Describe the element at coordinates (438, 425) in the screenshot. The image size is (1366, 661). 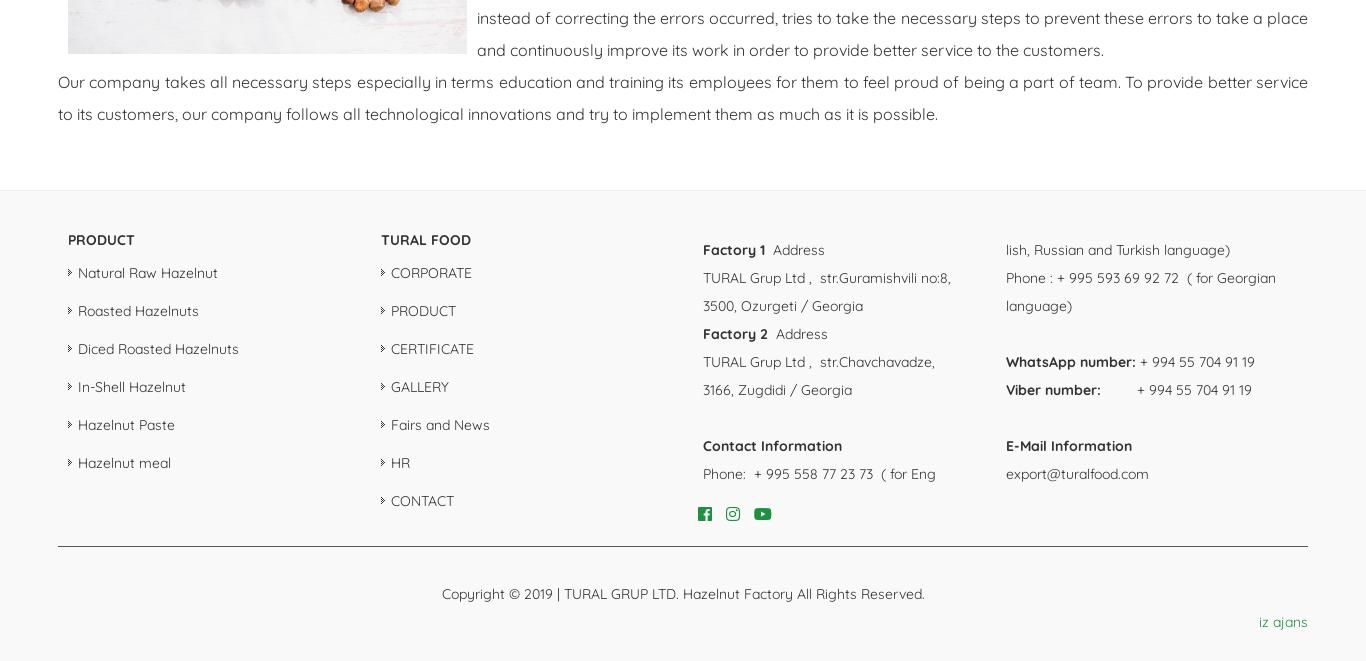
I see `'Fairs and News'` at that location.